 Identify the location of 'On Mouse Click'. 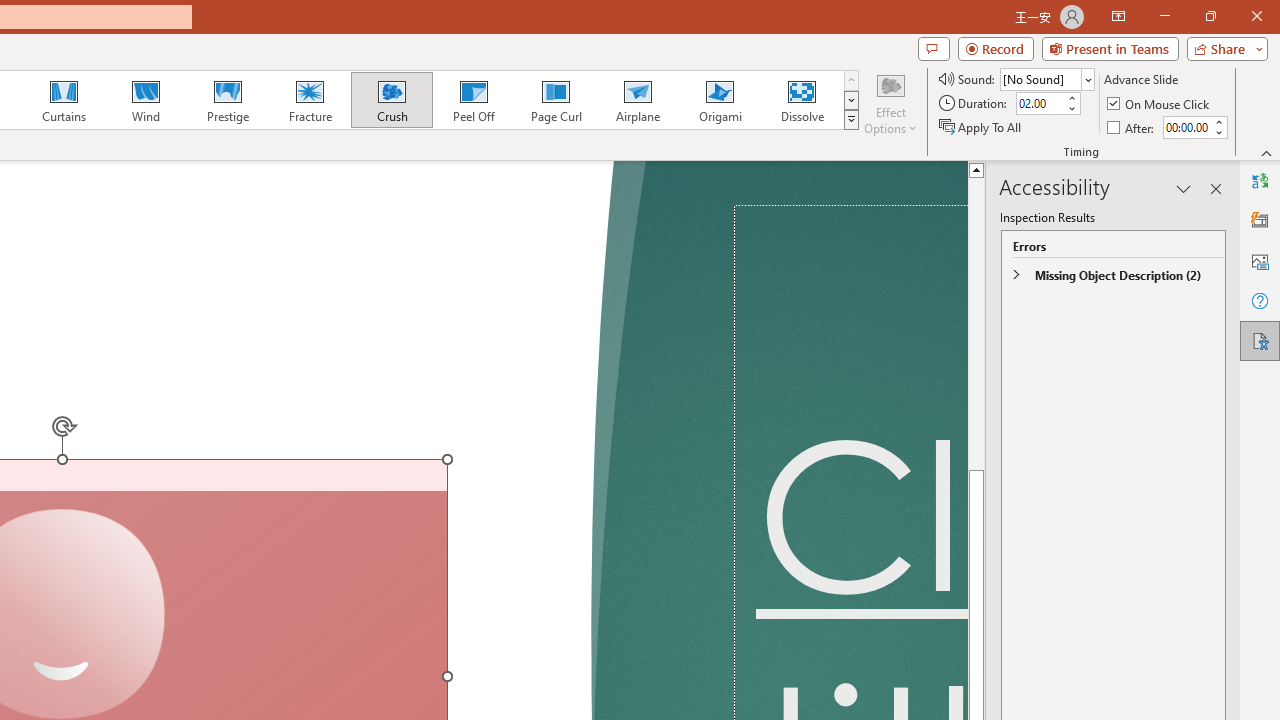
(1159, 103).